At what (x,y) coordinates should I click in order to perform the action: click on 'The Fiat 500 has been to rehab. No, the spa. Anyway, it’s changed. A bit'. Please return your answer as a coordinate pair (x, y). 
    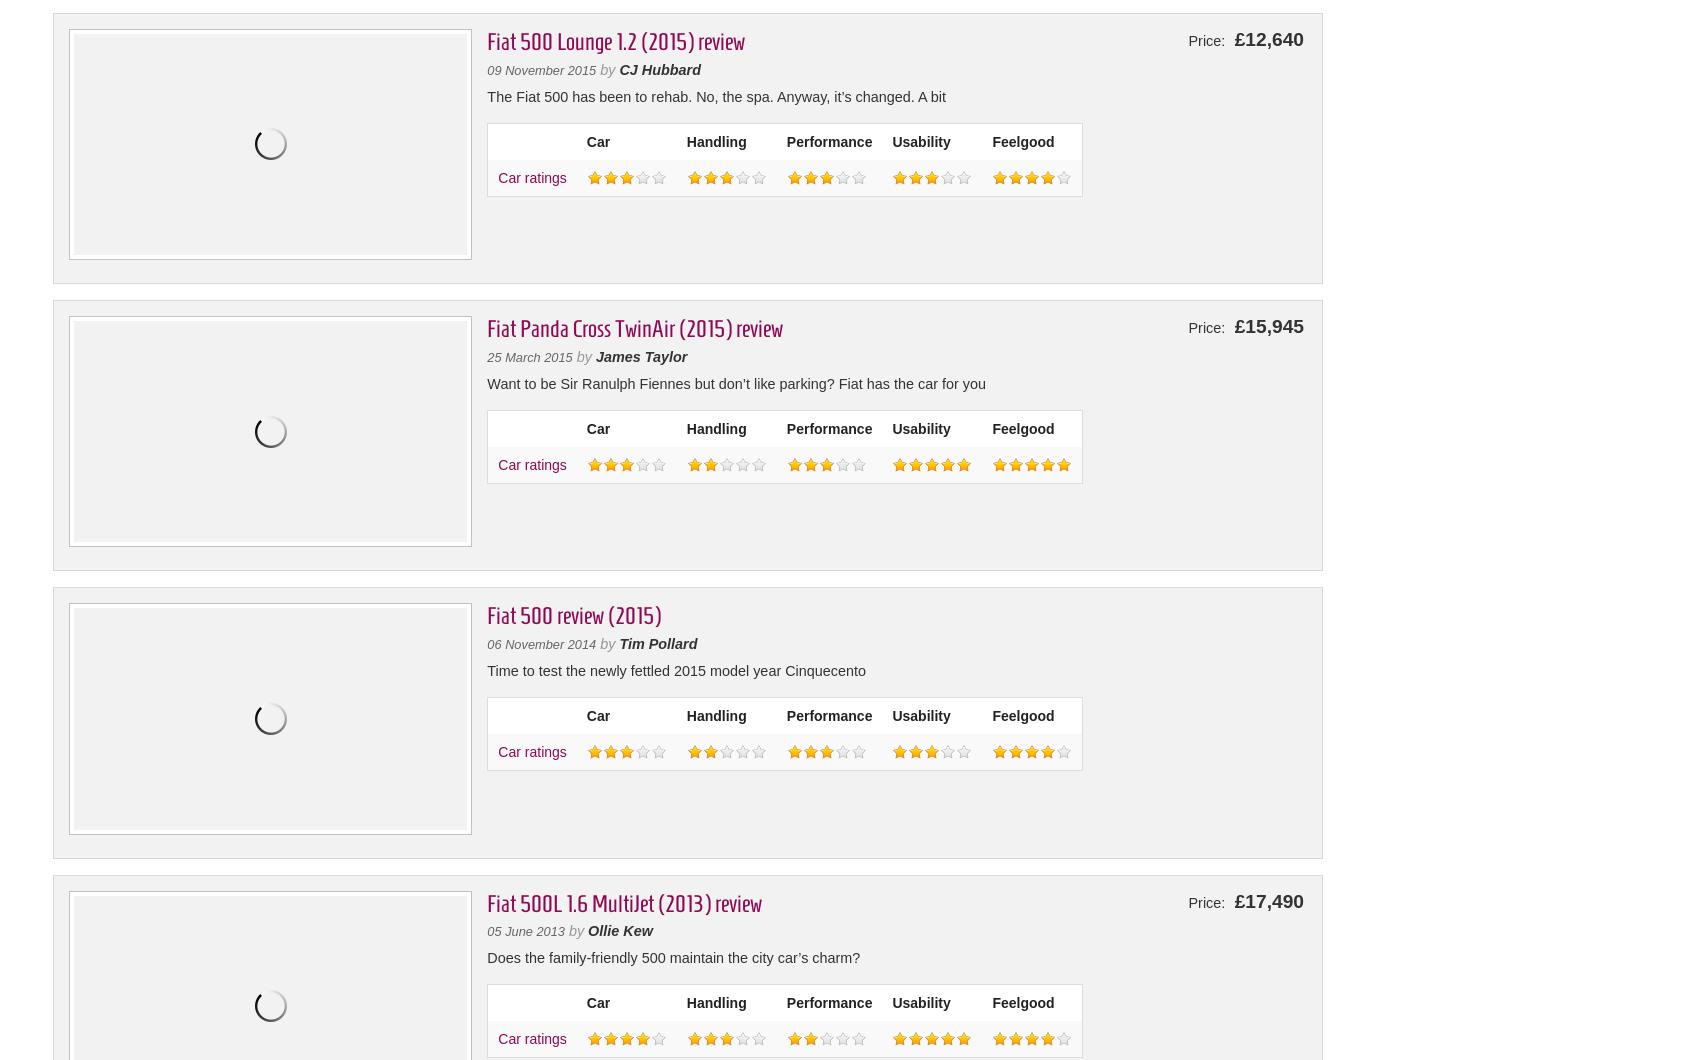
    Looking at the image, I should click on (715, 96).